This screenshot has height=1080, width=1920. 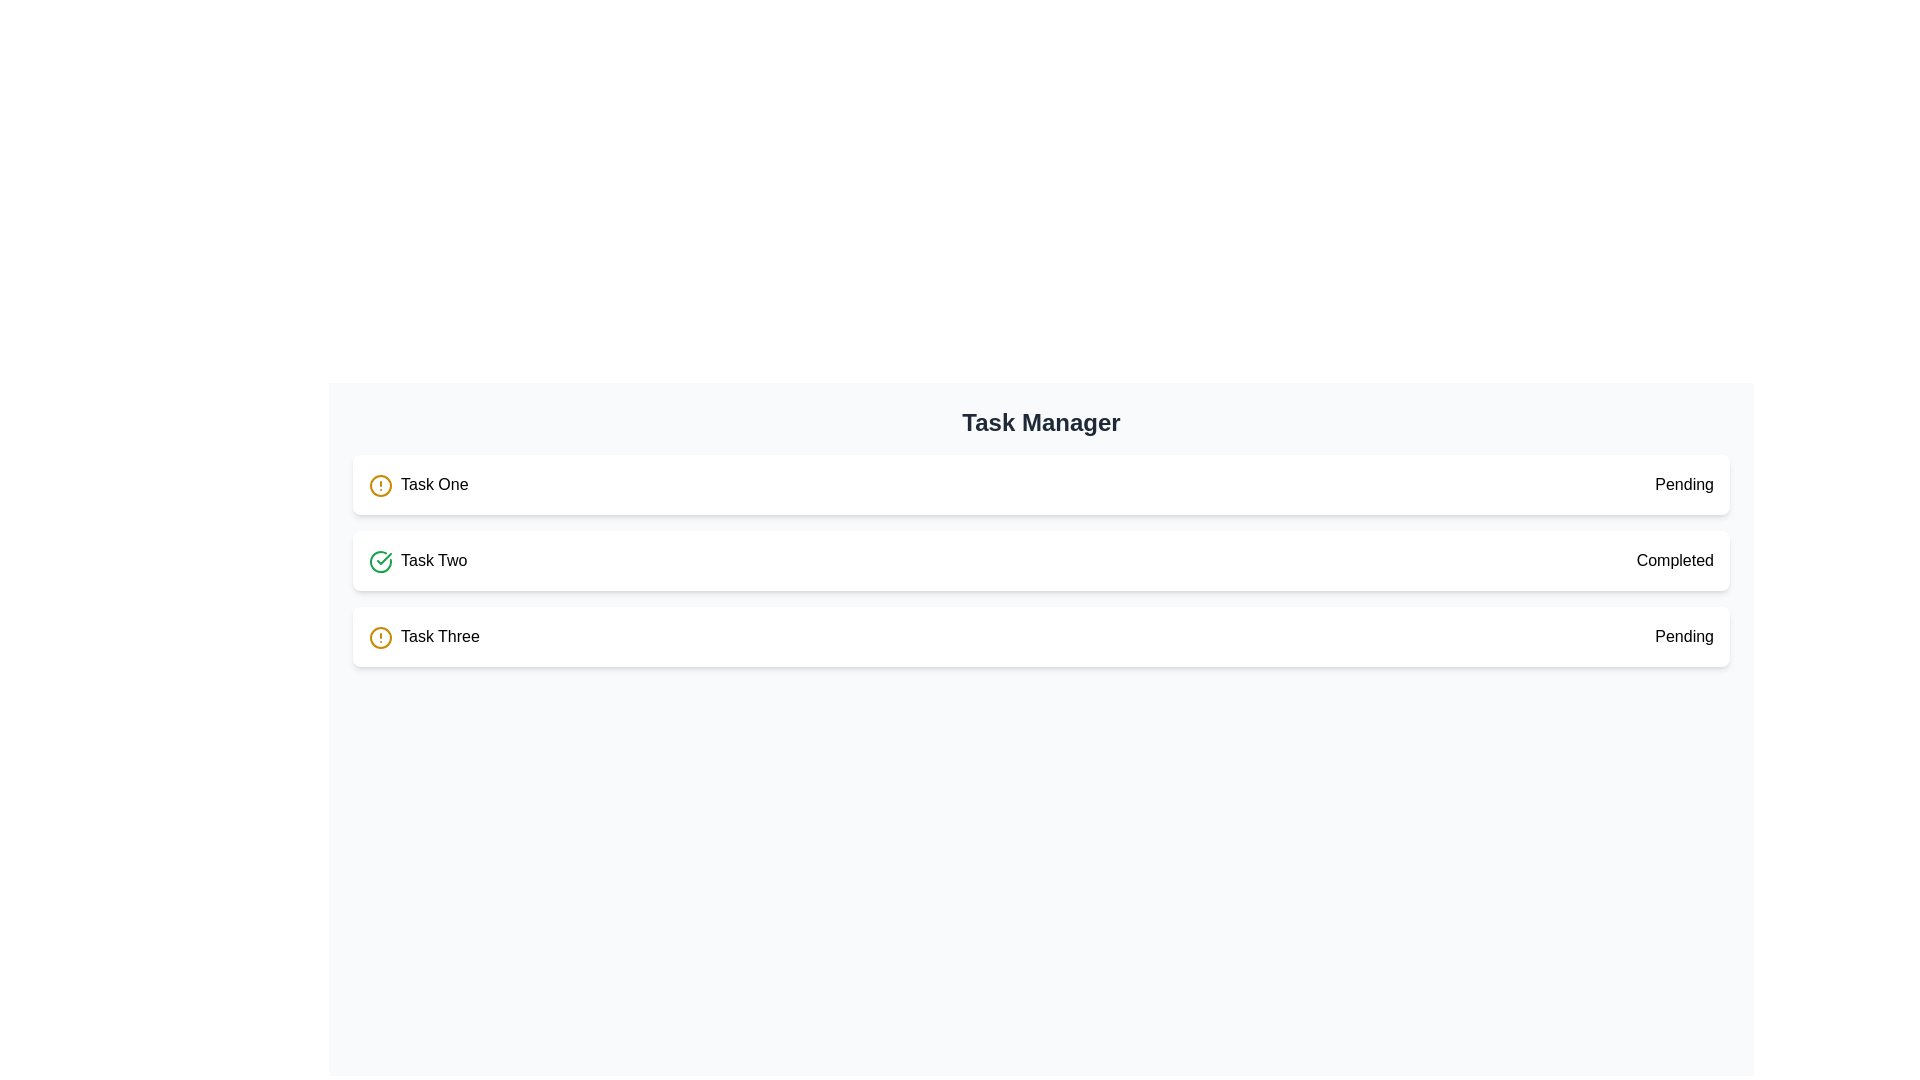 What do you see at coordinates (417, 485) in the screenshot?
I see `the 'Task One' element, which consists of a yellow-orange circular icon with an exclamation mark and bold text, for reordering within the task list` at bounding box center [417, 485].